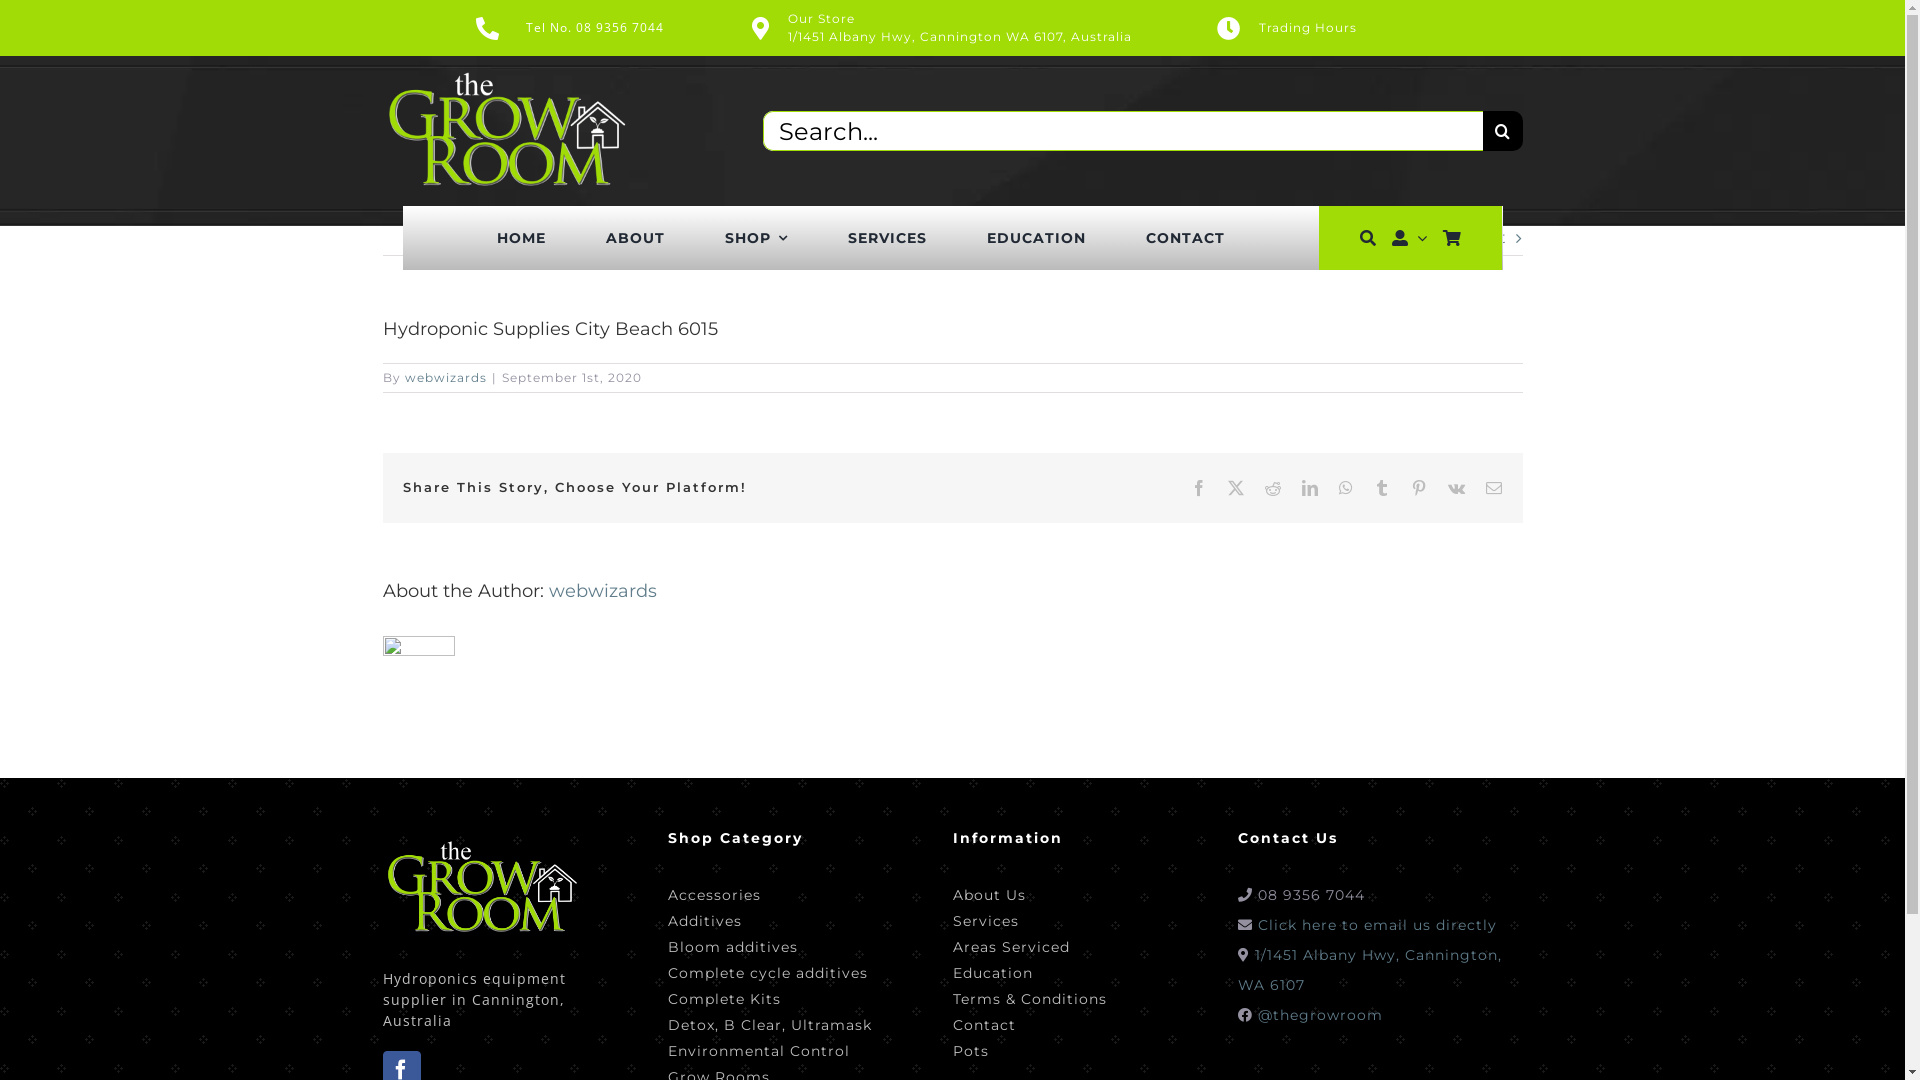 The width and height of the screenshot is (1920, 1080). Describe the element at coordinates (768, 970) in the screenshot. I see `'Complete cycle additives'` at that location.